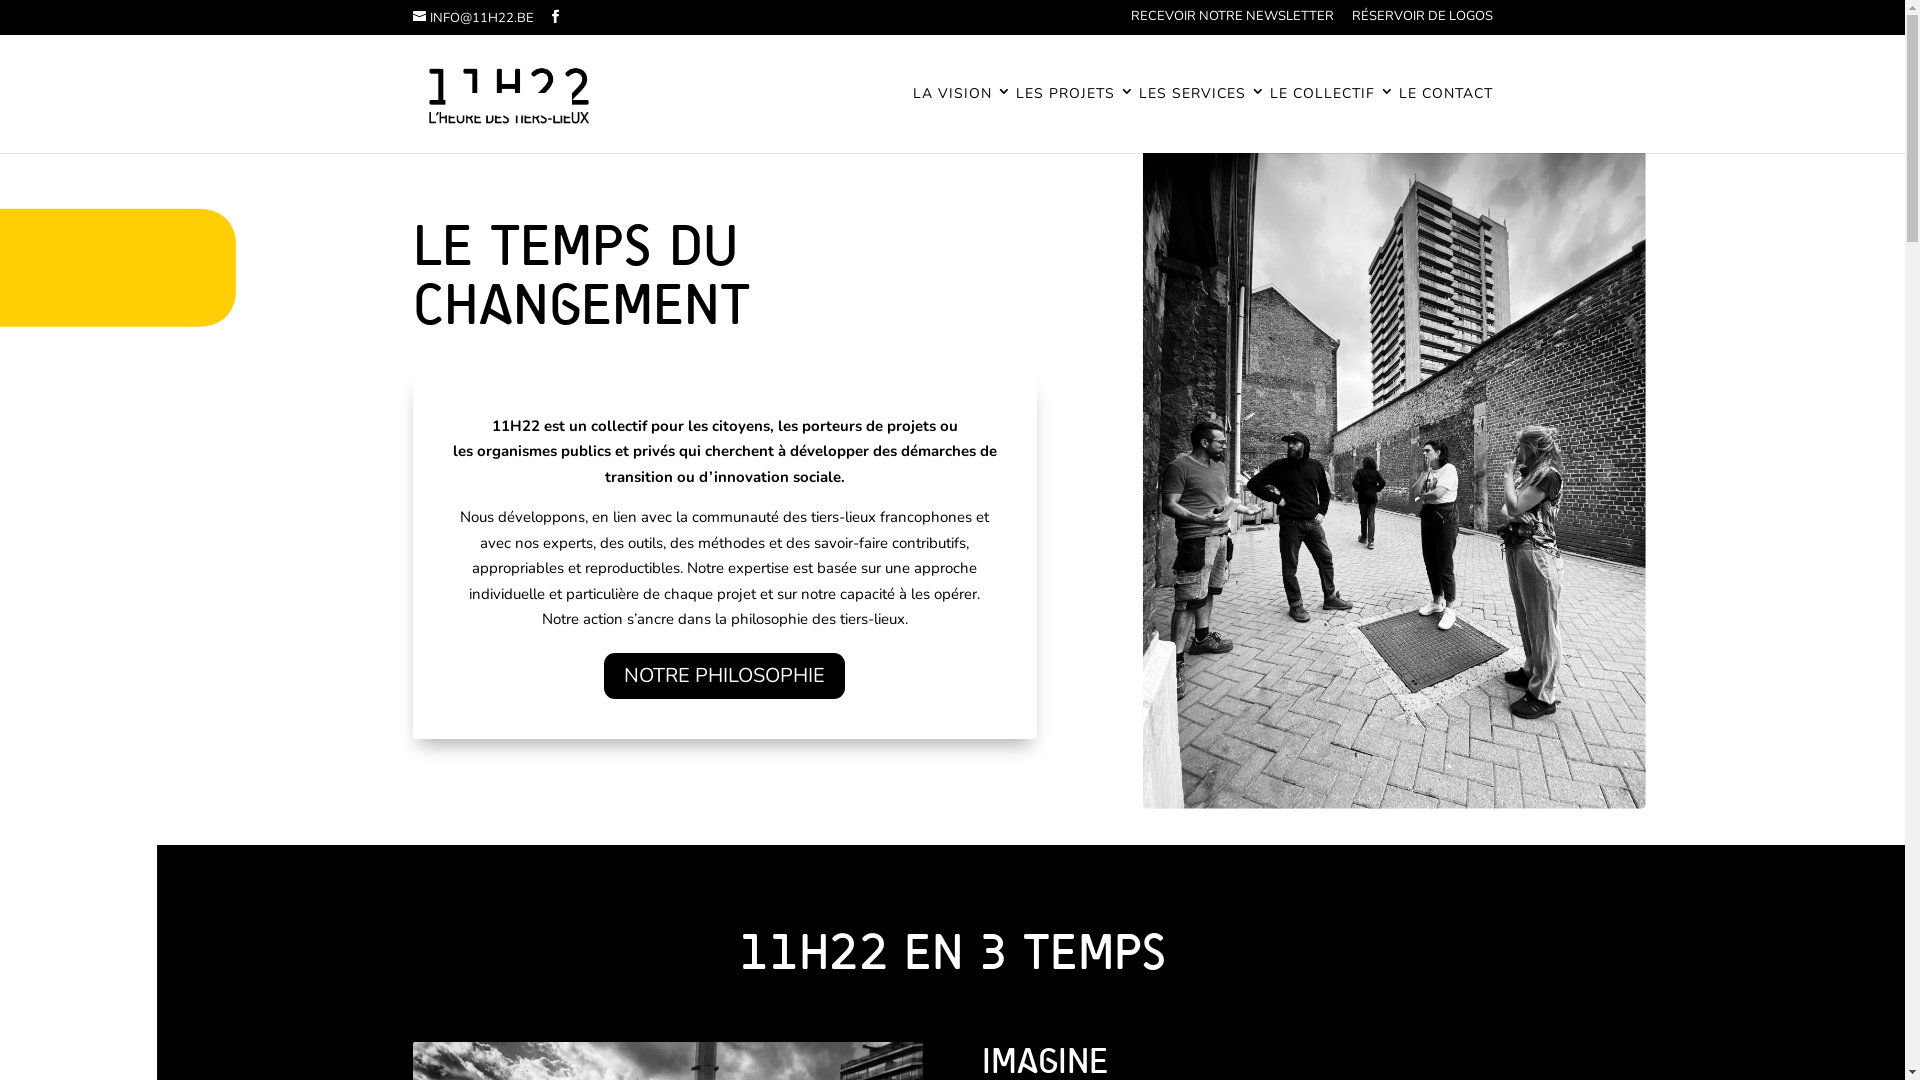 This screenshot has width=1920, height=1080. I want to click on 'INFO@11H22.BE', so click(411, 18).